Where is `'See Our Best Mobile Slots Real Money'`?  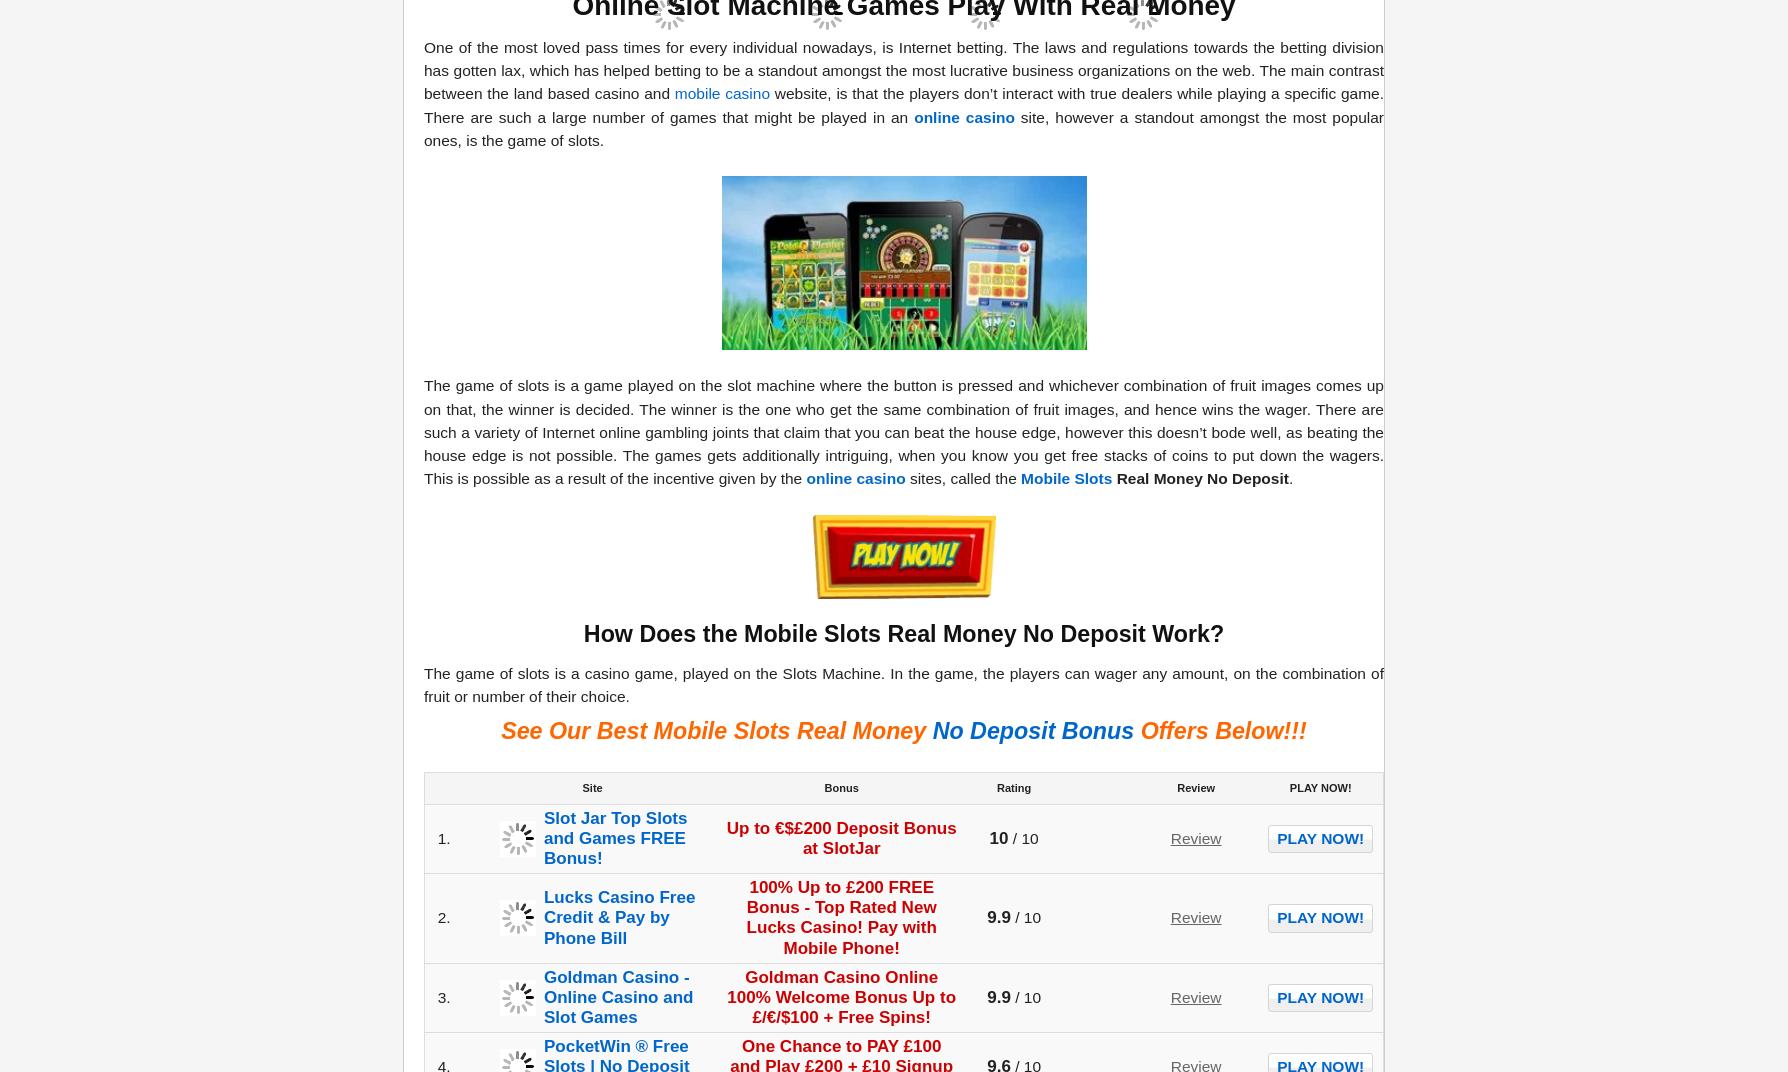
'See Our Best Mobile Slots Real Money' is located at coordinates (500, 729).